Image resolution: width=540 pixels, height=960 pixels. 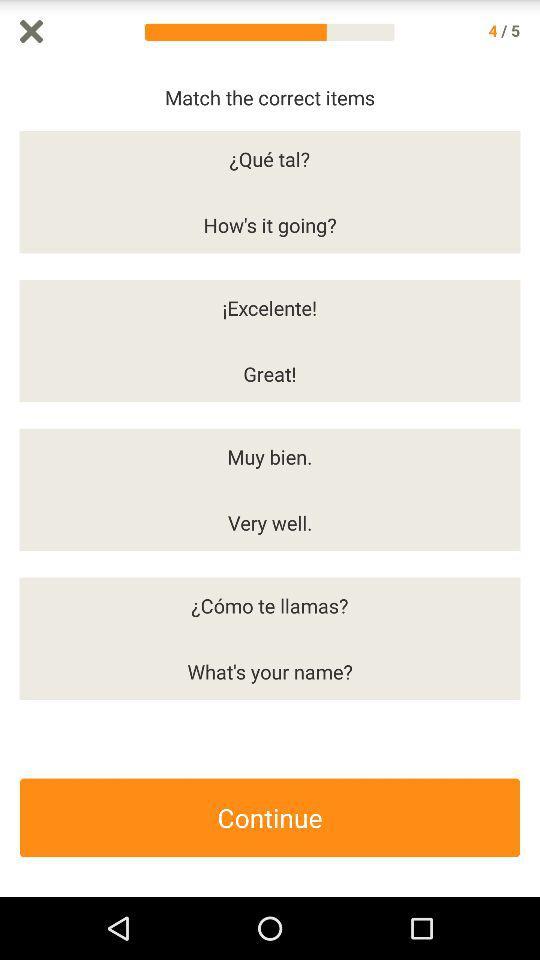 I want to click on button on the right, so click(x=530, y=480).